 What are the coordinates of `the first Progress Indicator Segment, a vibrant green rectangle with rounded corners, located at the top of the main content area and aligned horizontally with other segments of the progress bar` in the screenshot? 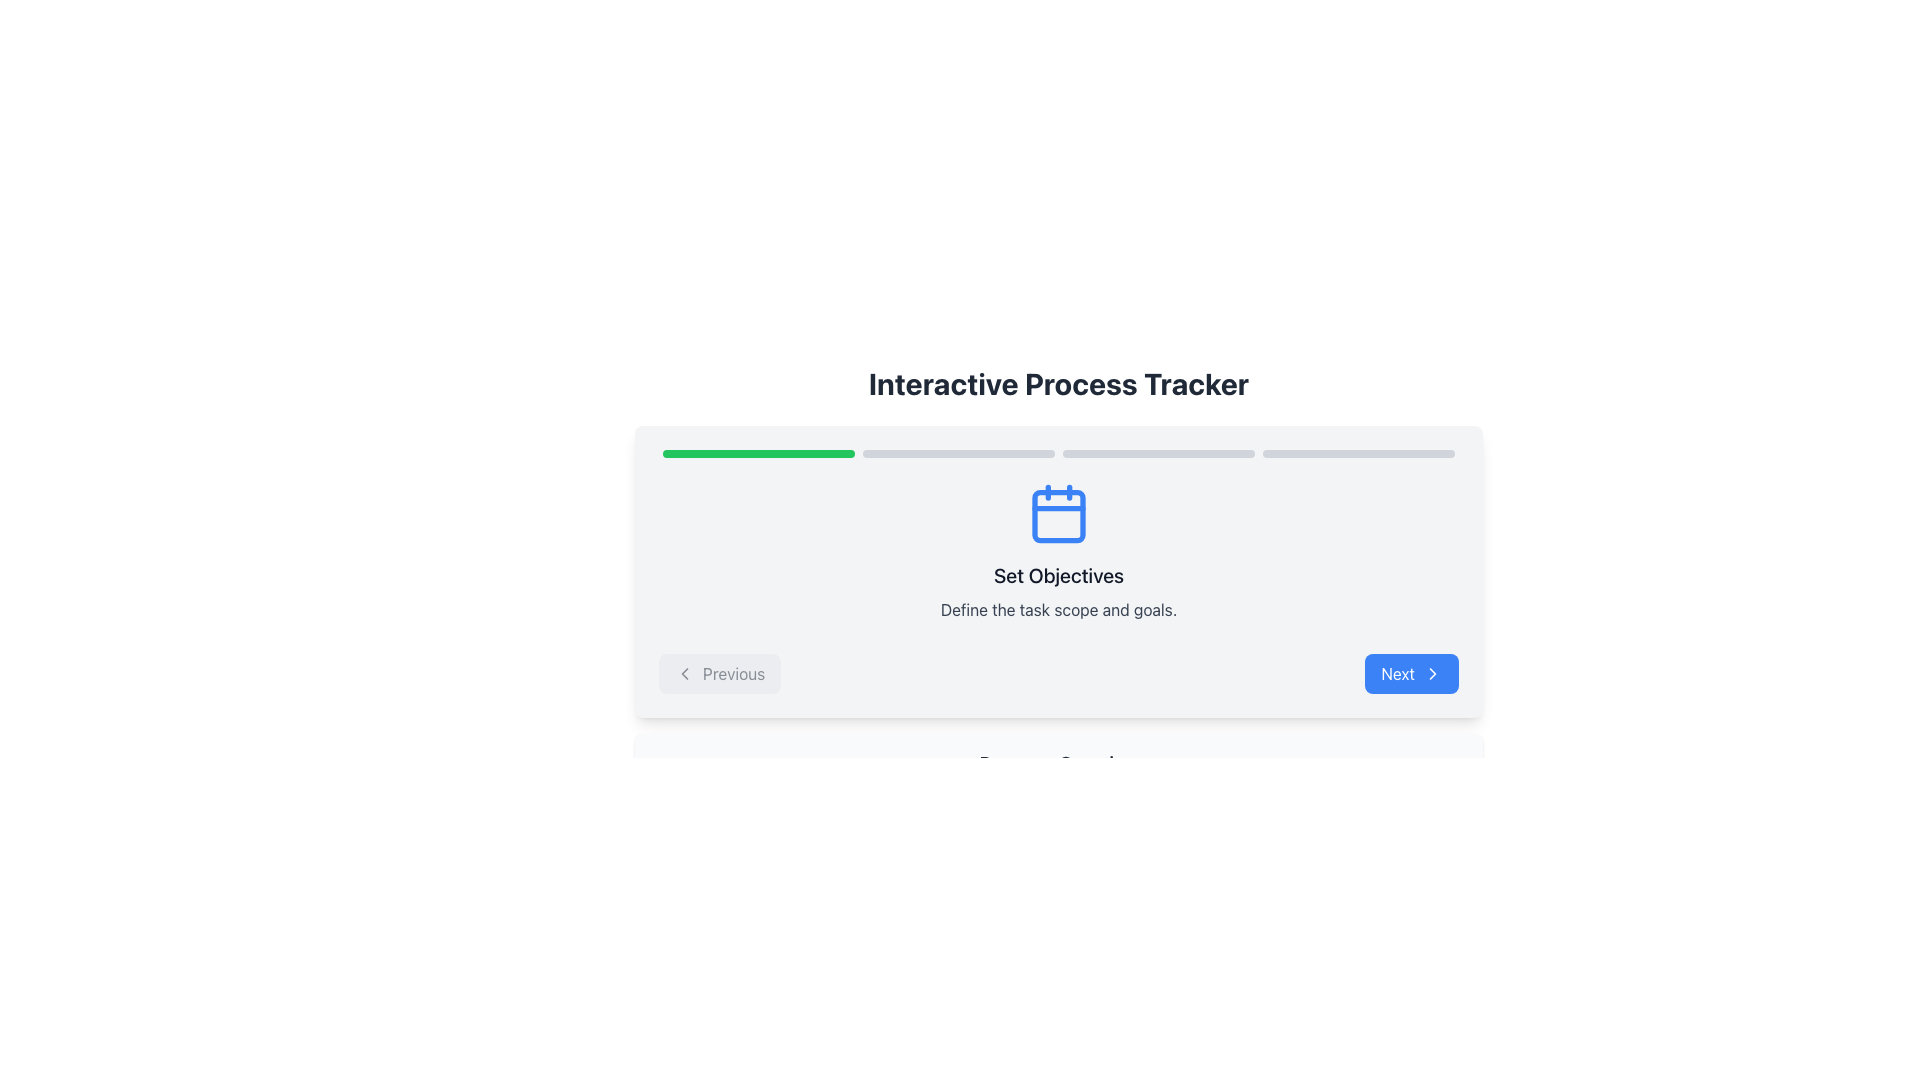 It's located at (757, 454).